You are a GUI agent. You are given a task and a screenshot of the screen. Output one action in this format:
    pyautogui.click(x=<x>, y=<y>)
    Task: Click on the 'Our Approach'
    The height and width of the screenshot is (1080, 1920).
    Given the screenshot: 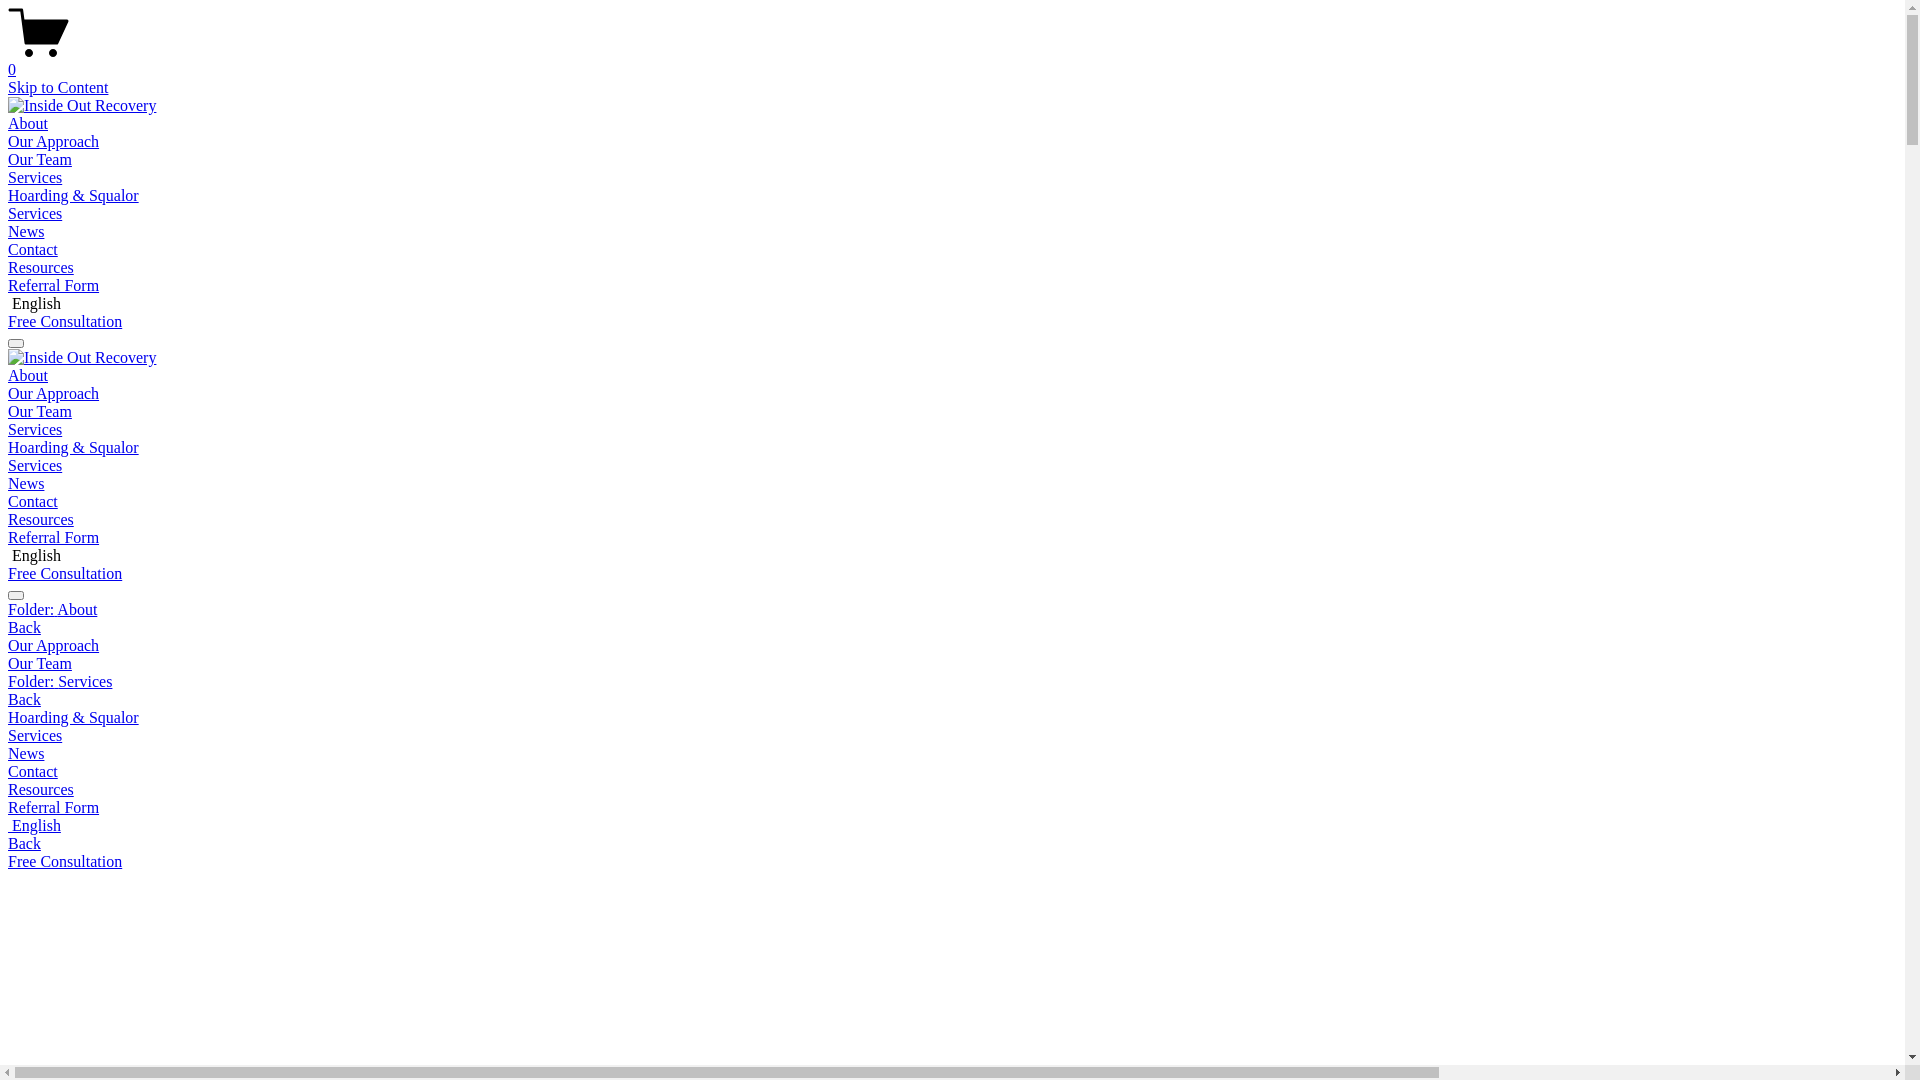 What is the action you would take?
    pyautogui.click(x=951, y=645)
    